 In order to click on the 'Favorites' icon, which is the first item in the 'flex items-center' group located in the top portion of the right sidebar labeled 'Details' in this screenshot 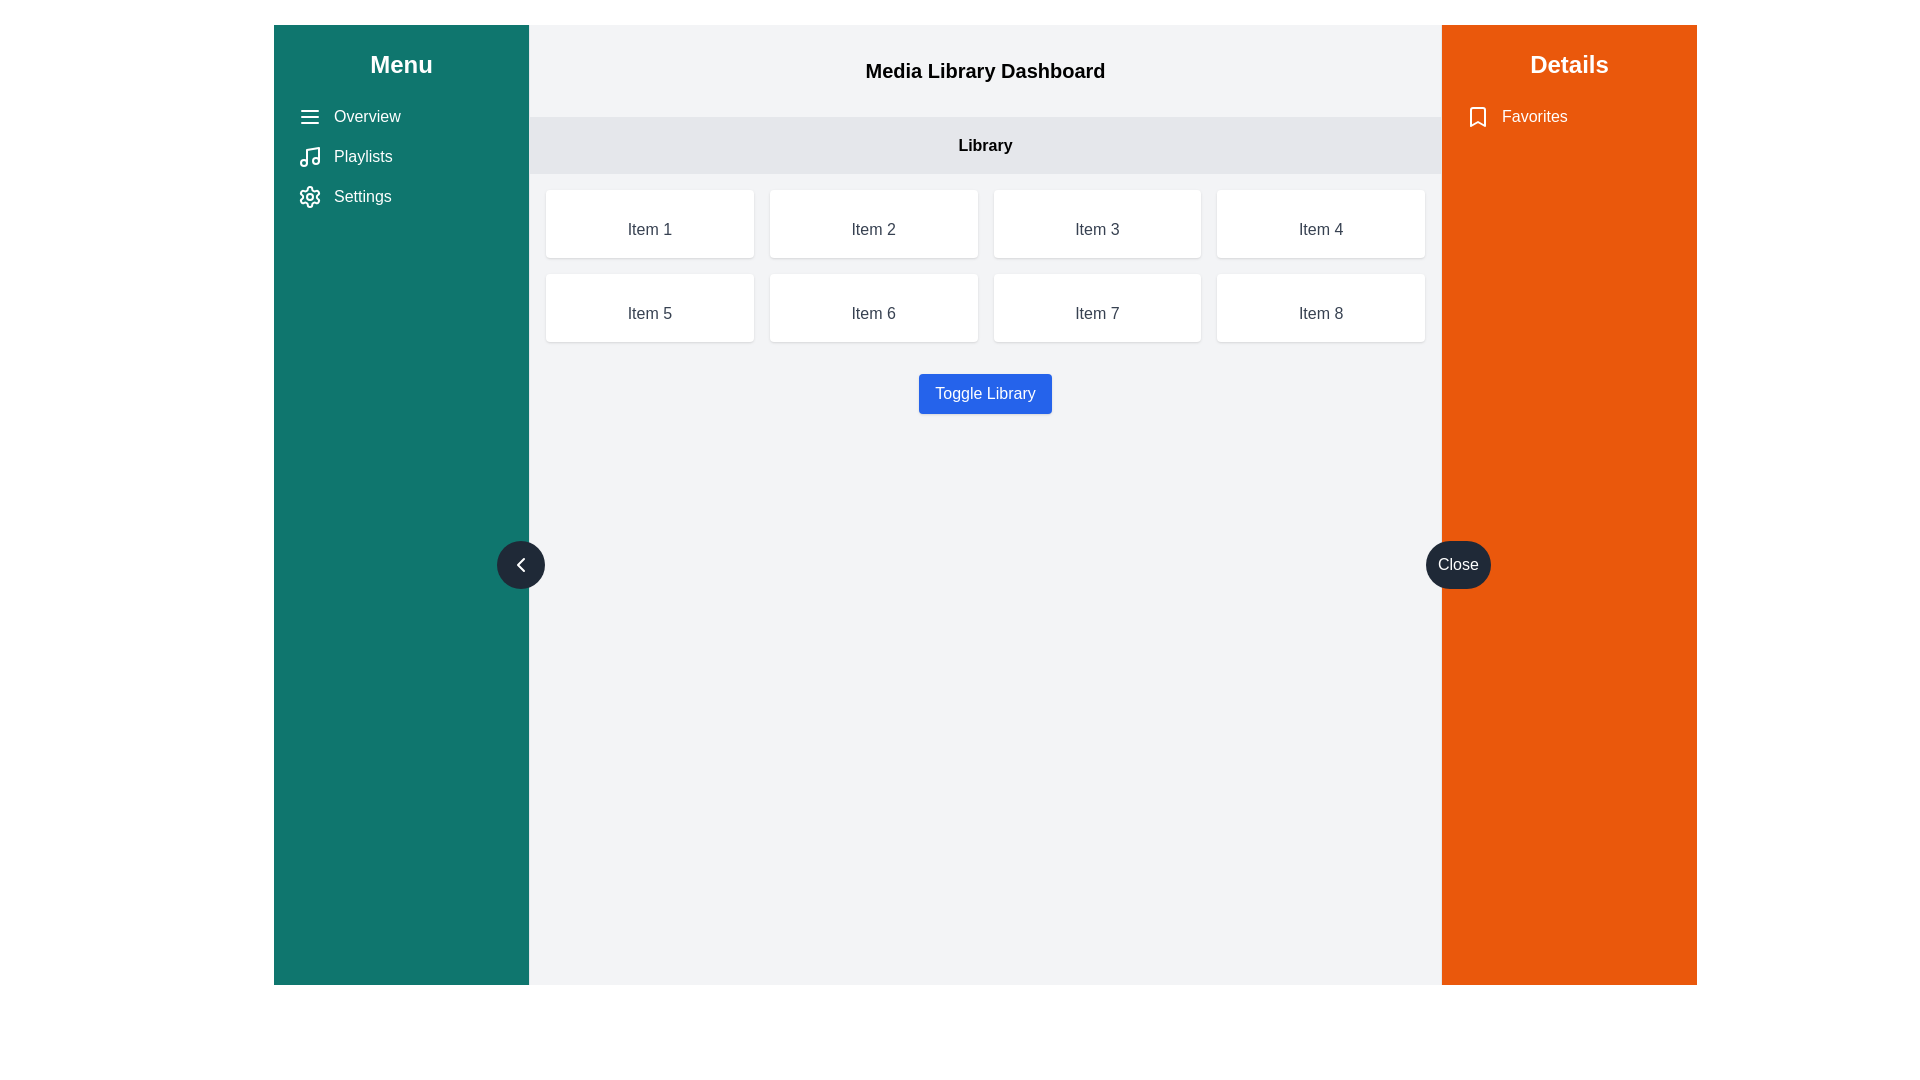, I will do `click(1478, 116)`.